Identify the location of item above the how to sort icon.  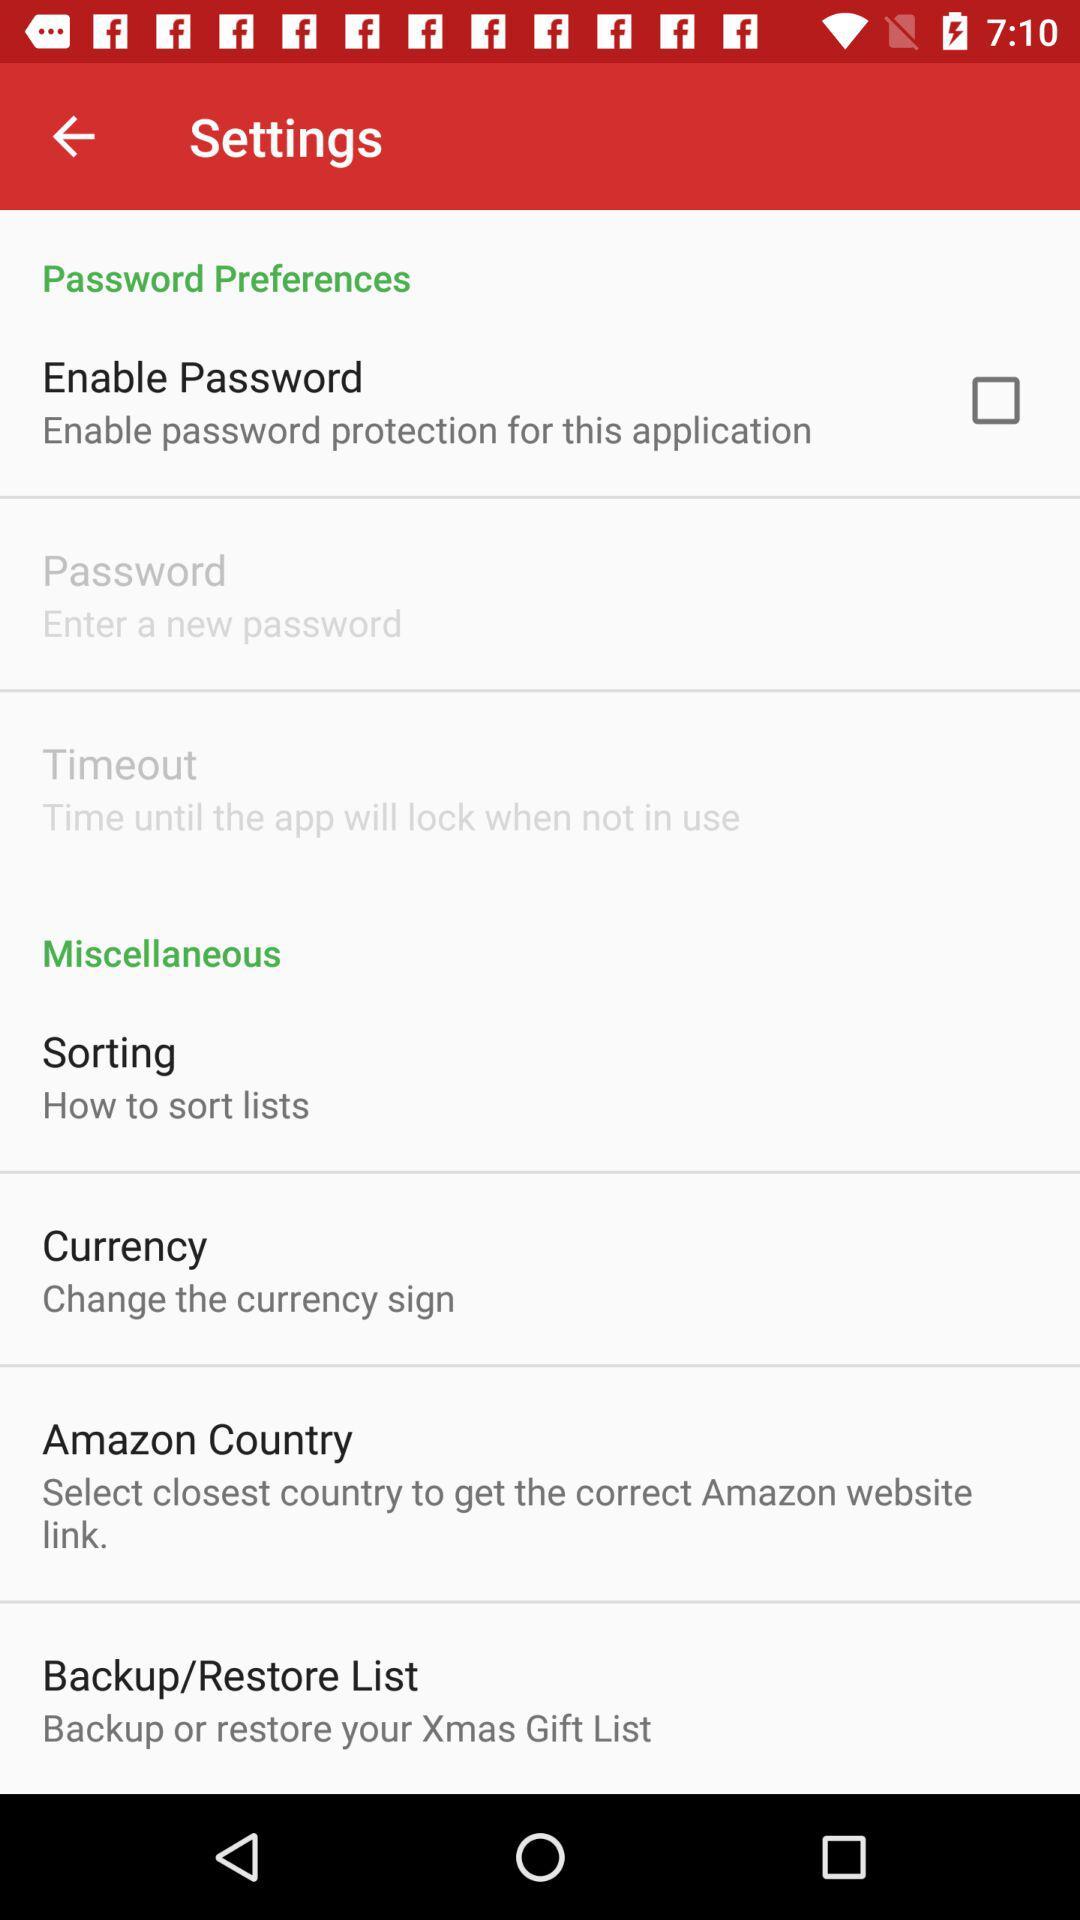
(109, 1049).